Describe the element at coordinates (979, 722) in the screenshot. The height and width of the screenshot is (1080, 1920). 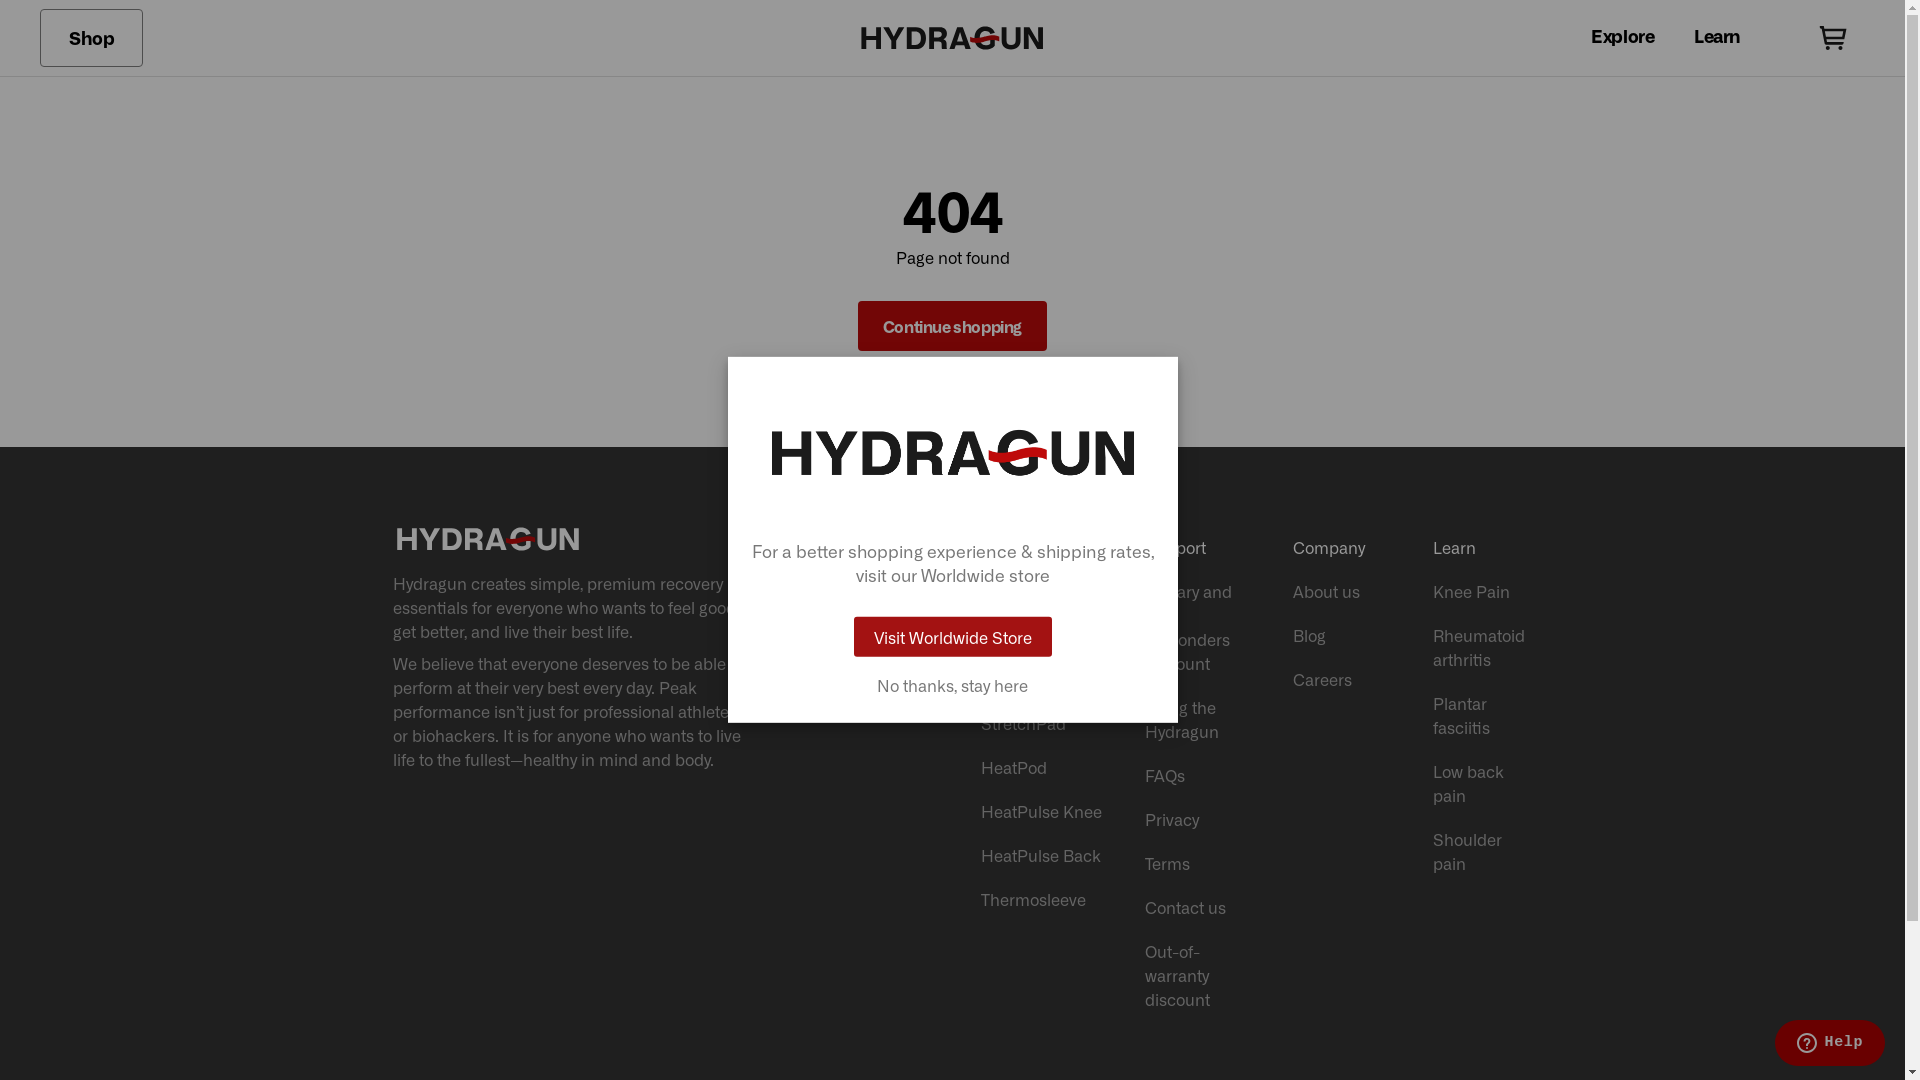
I see `'StretchPad'` at that location.